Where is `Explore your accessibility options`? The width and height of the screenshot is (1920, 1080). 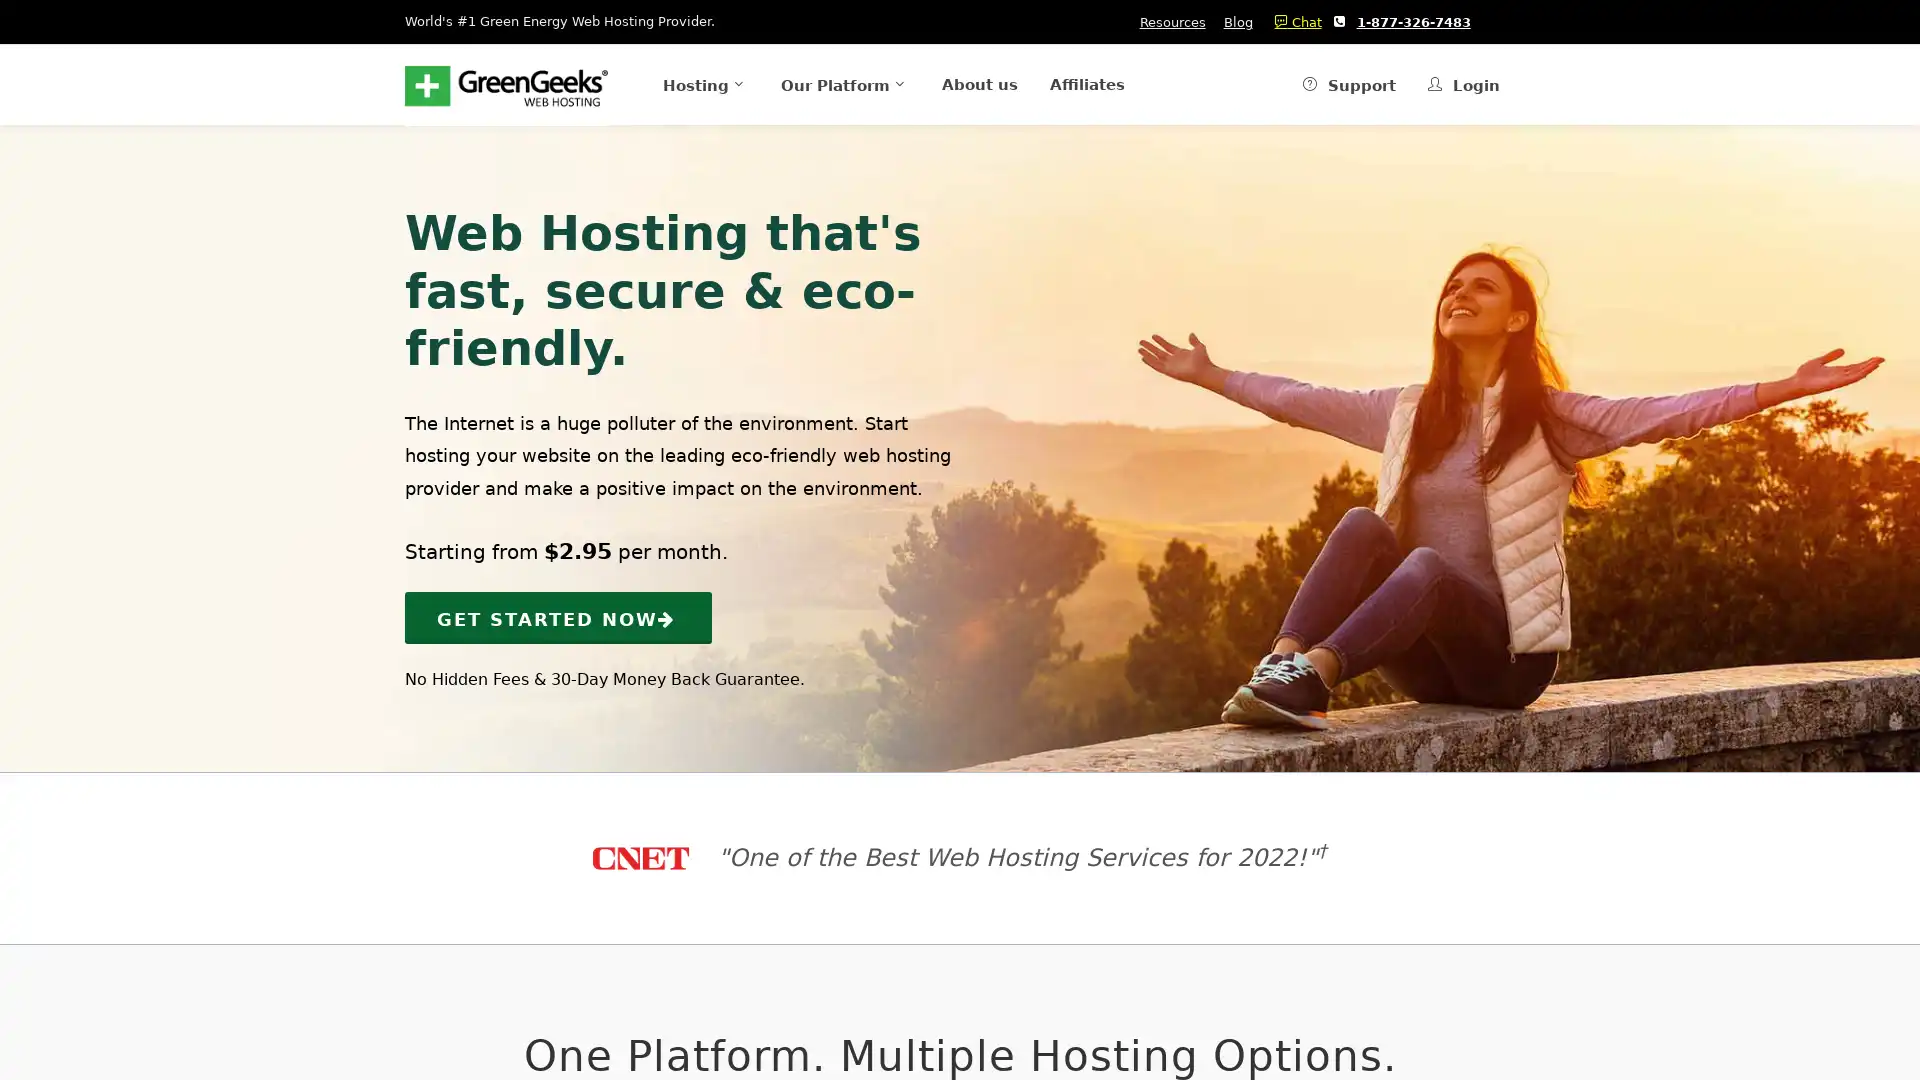
Explore your accessibility options is located at coordinates (32, 978).